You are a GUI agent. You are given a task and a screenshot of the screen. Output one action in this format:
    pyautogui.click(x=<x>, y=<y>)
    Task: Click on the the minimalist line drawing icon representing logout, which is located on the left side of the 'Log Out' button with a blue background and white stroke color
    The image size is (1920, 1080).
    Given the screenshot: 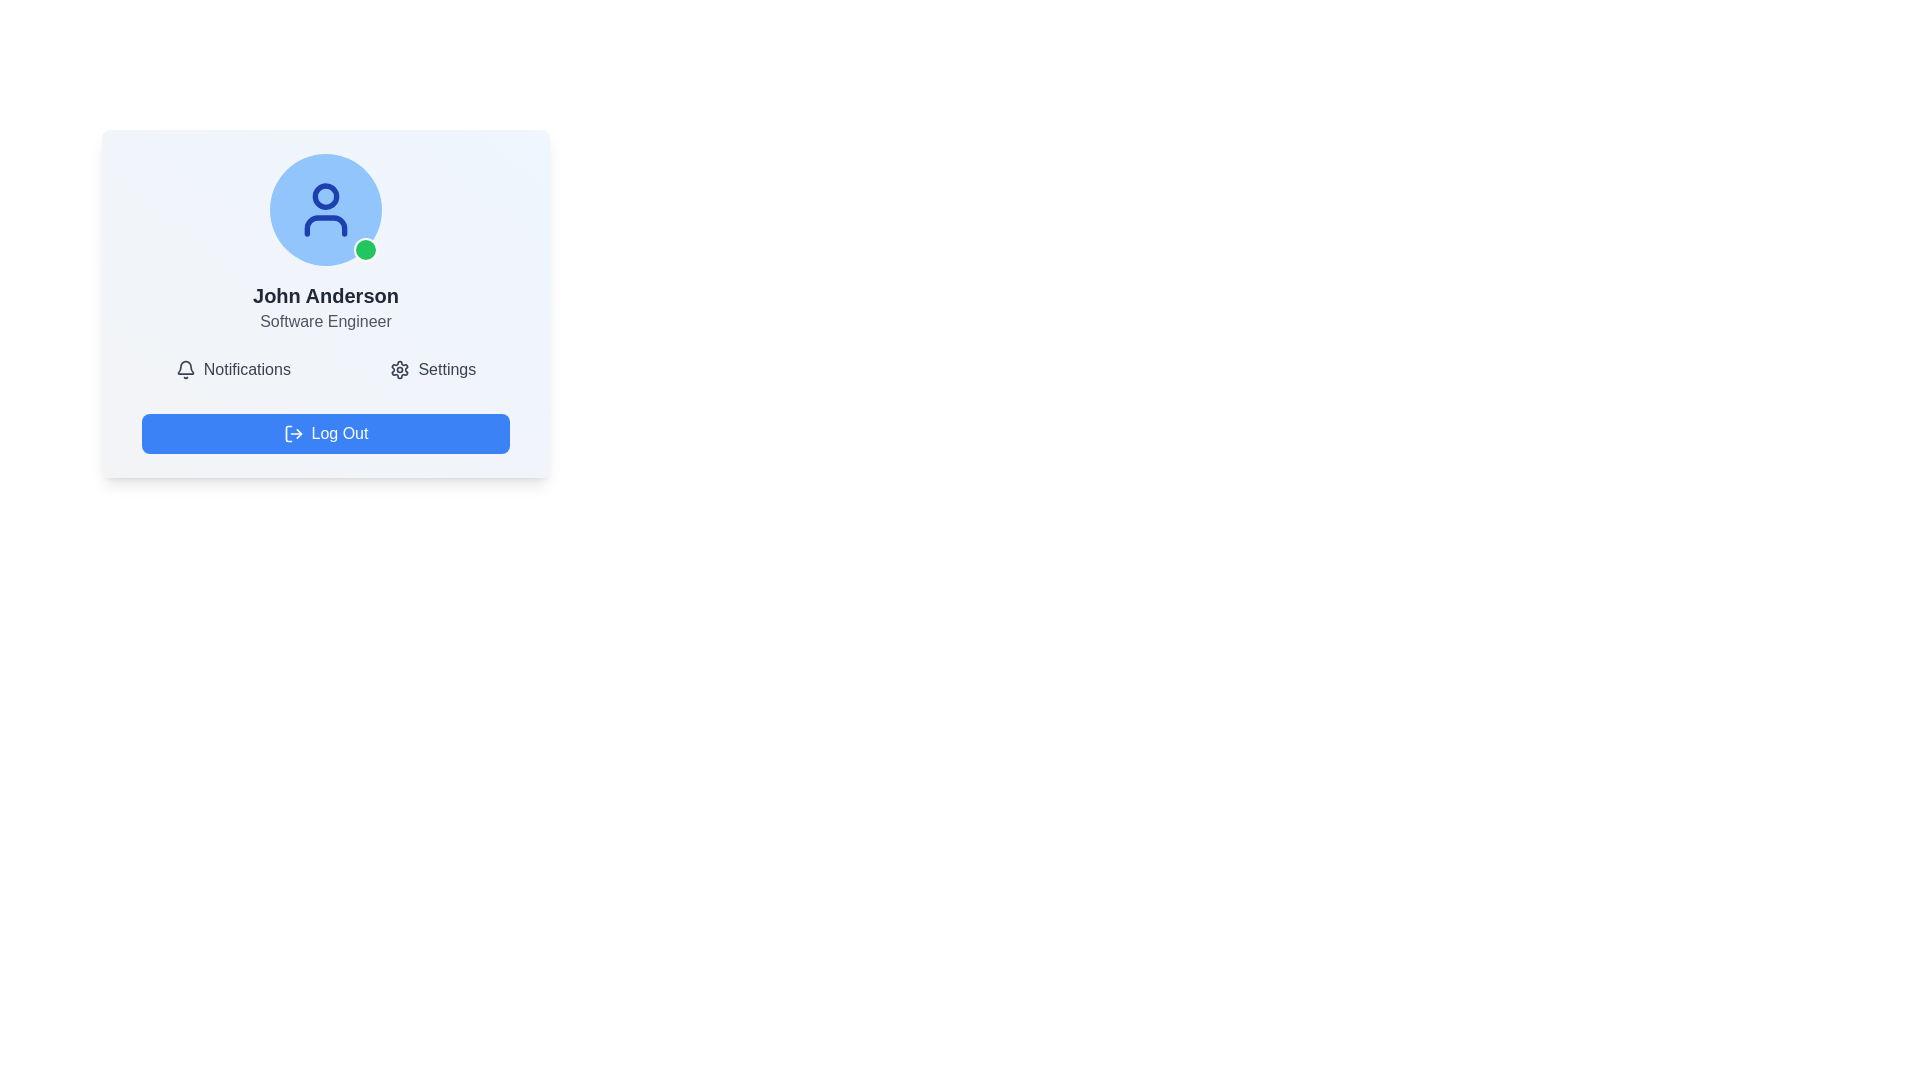 What is the action you would take?
    pyautogui.click(x=292, y=433)
    